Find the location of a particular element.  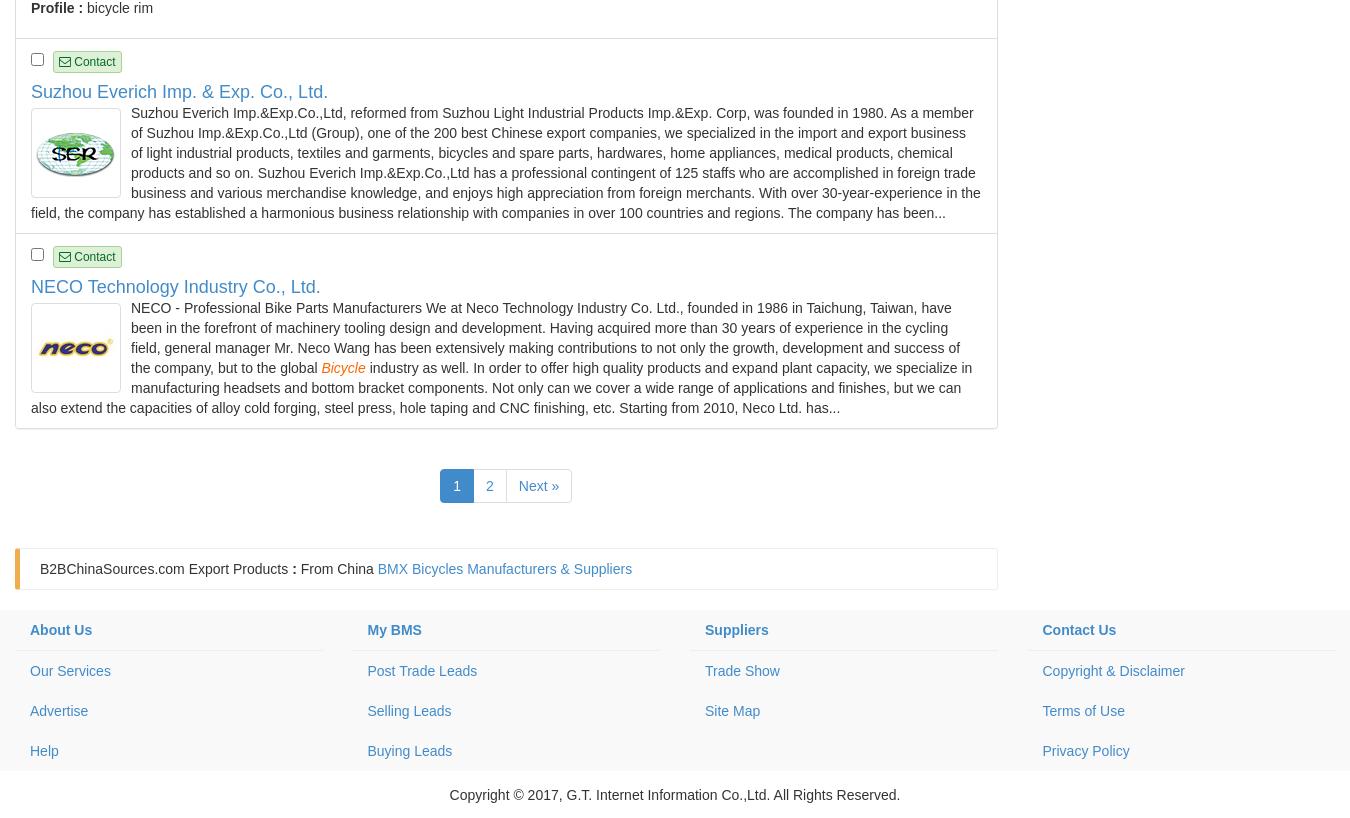

'My BMS' is located at coordinates (394, 630).